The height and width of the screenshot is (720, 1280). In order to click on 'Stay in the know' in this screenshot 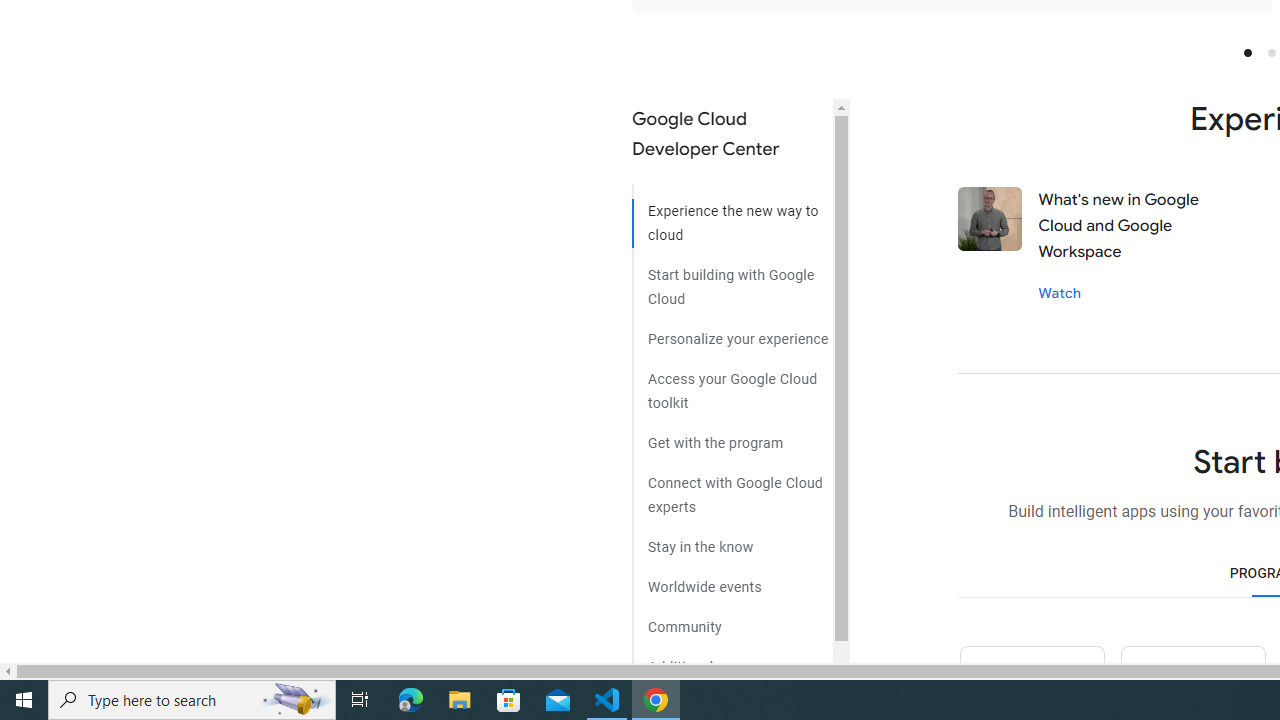, I will do `click(731, 540)`.